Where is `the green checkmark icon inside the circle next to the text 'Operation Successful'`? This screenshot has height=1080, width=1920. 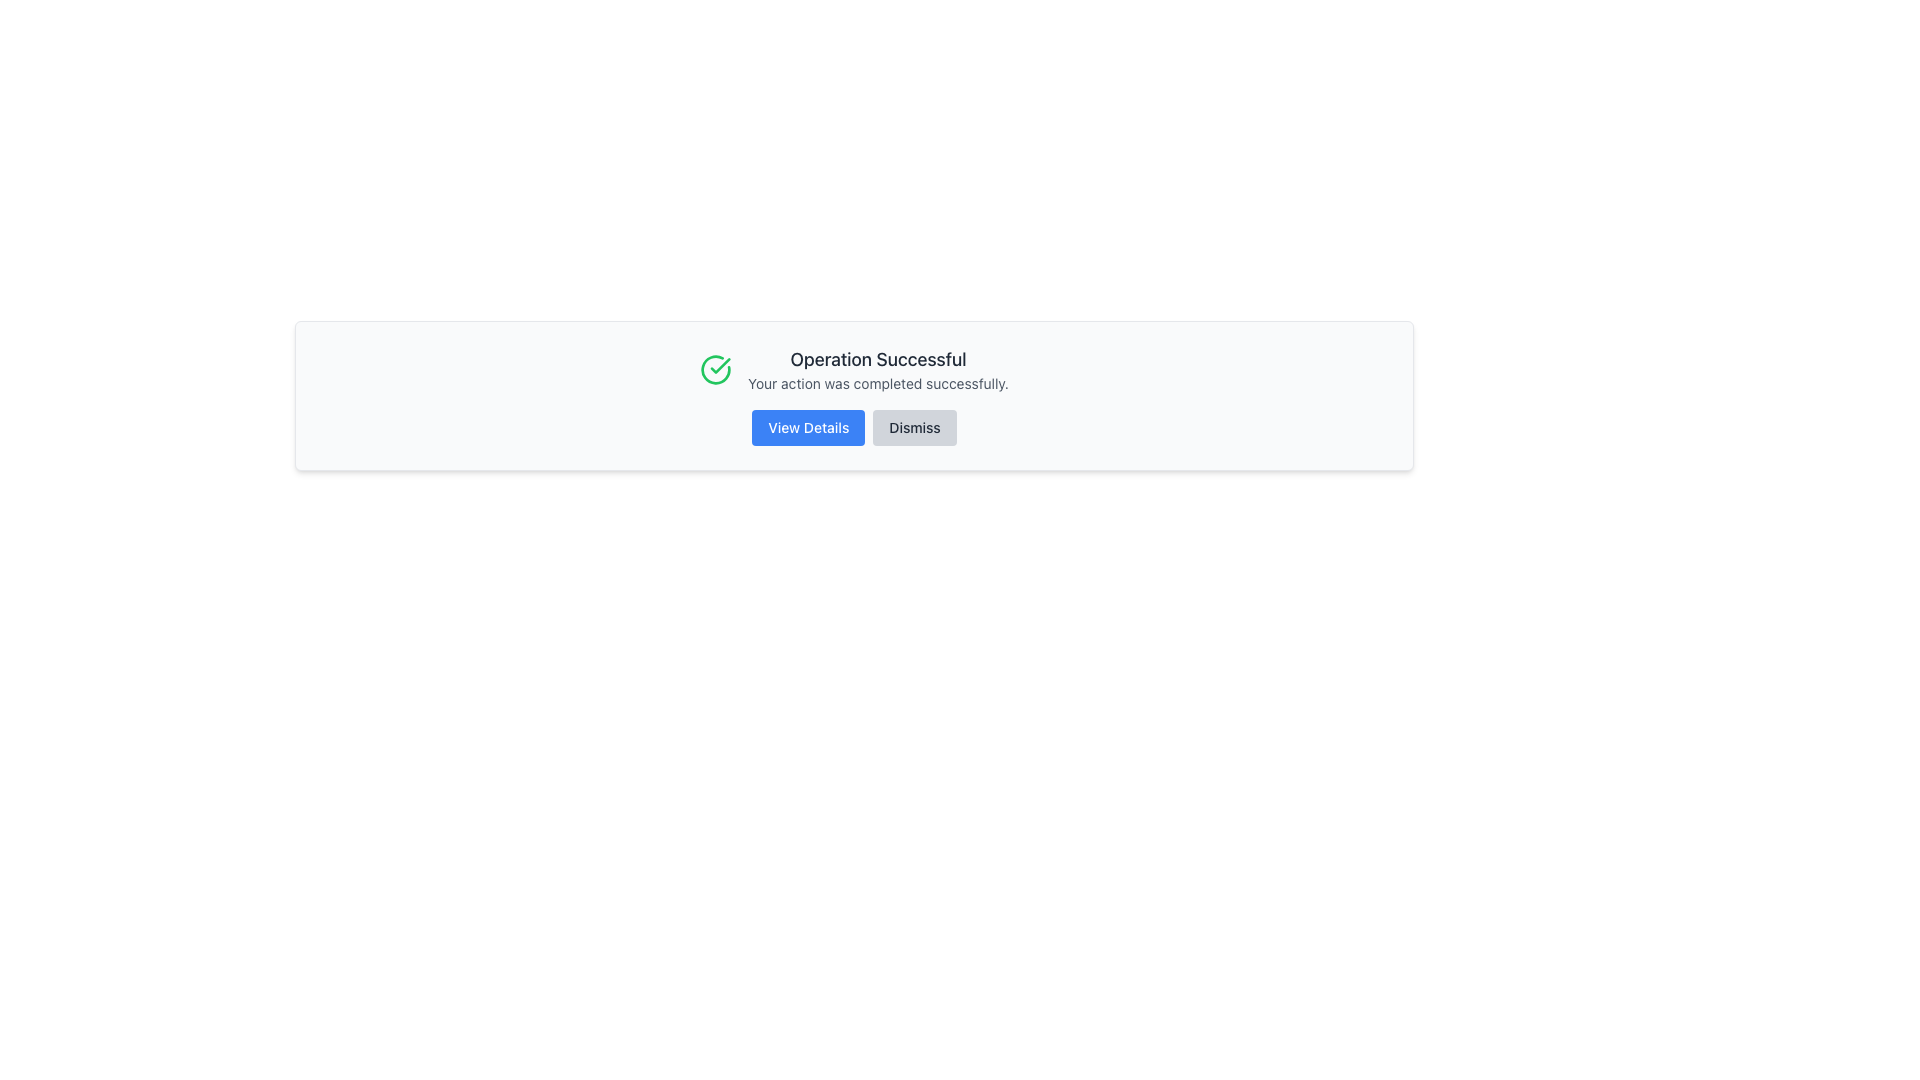
the green checkmark icon inside the circle next to the text 'Operation Successful' is located at coordinates (716, 370).